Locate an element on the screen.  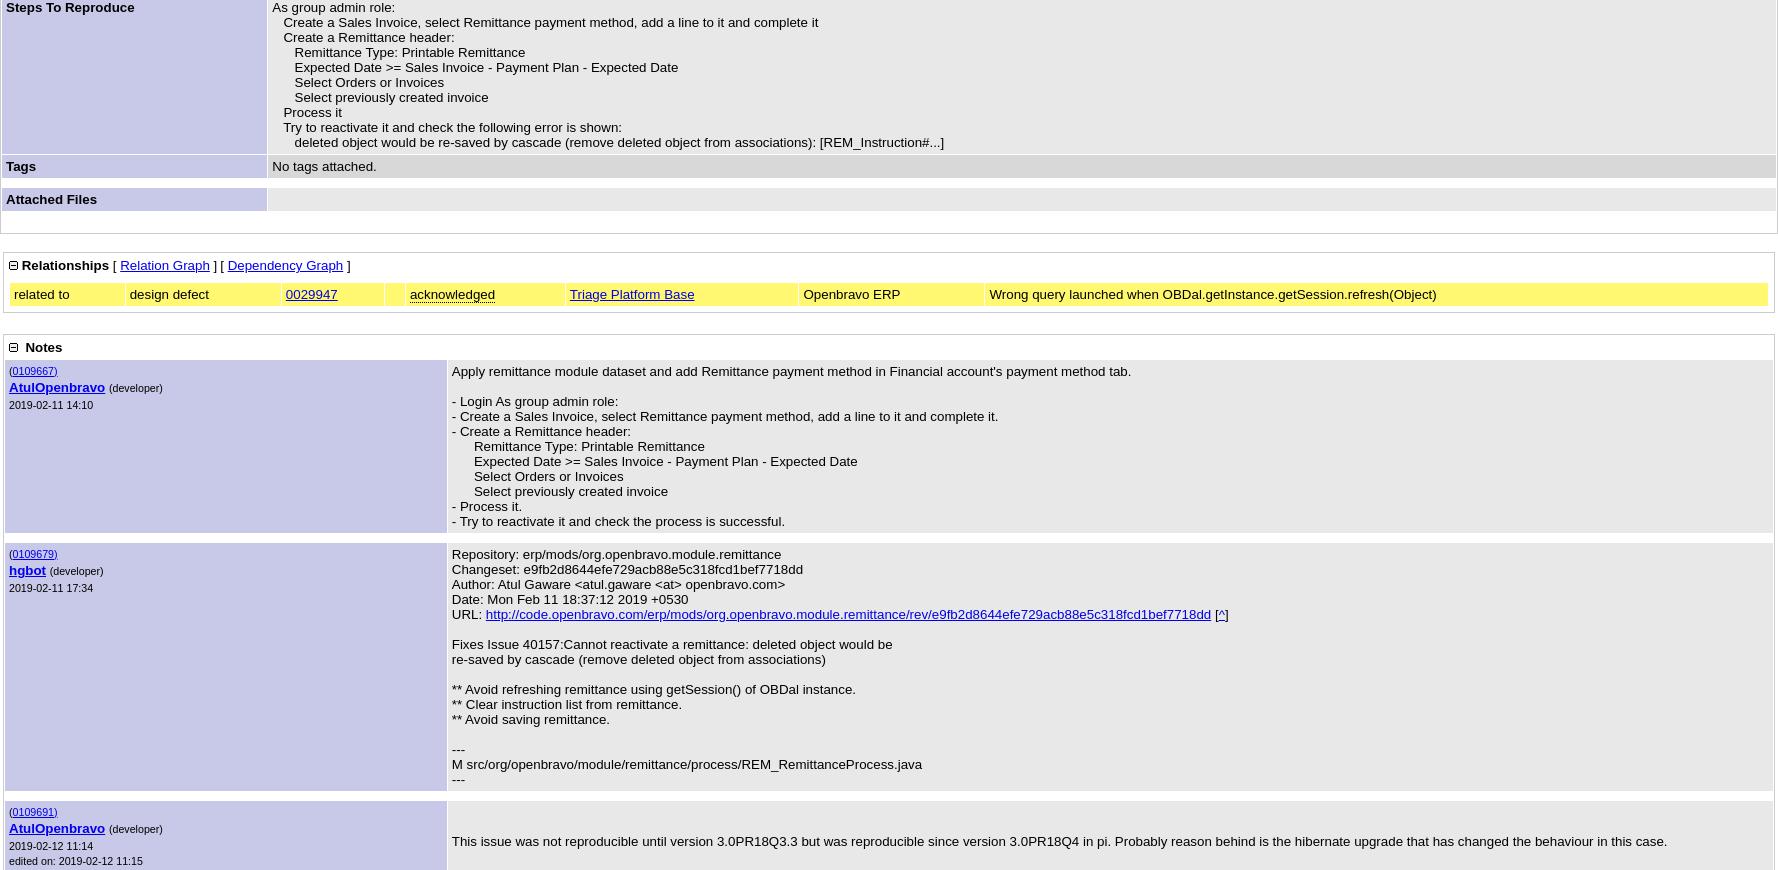
'** Avoid saving remittance.' is located at coordinates (530, 719).